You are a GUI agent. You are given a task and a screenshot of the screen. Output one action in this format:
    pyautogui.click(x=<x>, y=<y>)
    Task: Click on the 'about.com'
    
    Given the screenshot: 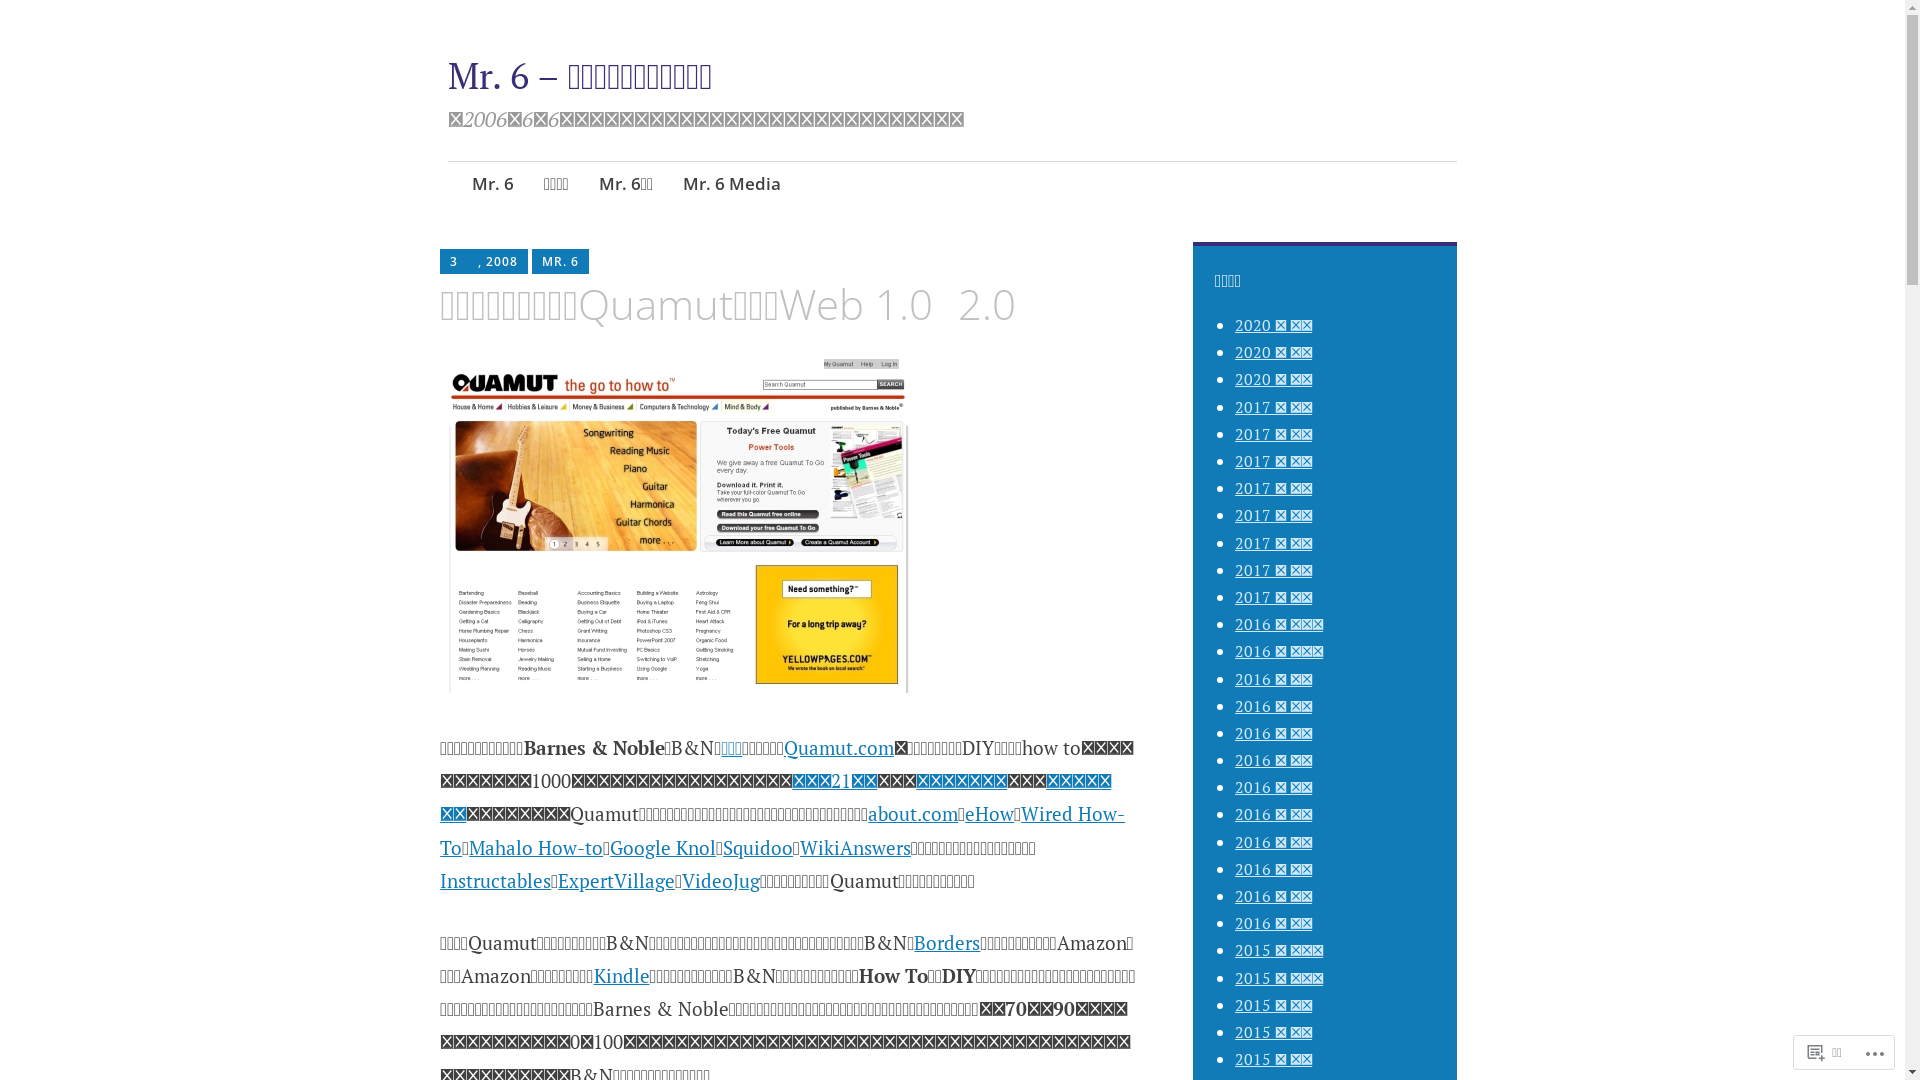 What is the action you would take?
    pyautogui.click(x=911, y=813)
    